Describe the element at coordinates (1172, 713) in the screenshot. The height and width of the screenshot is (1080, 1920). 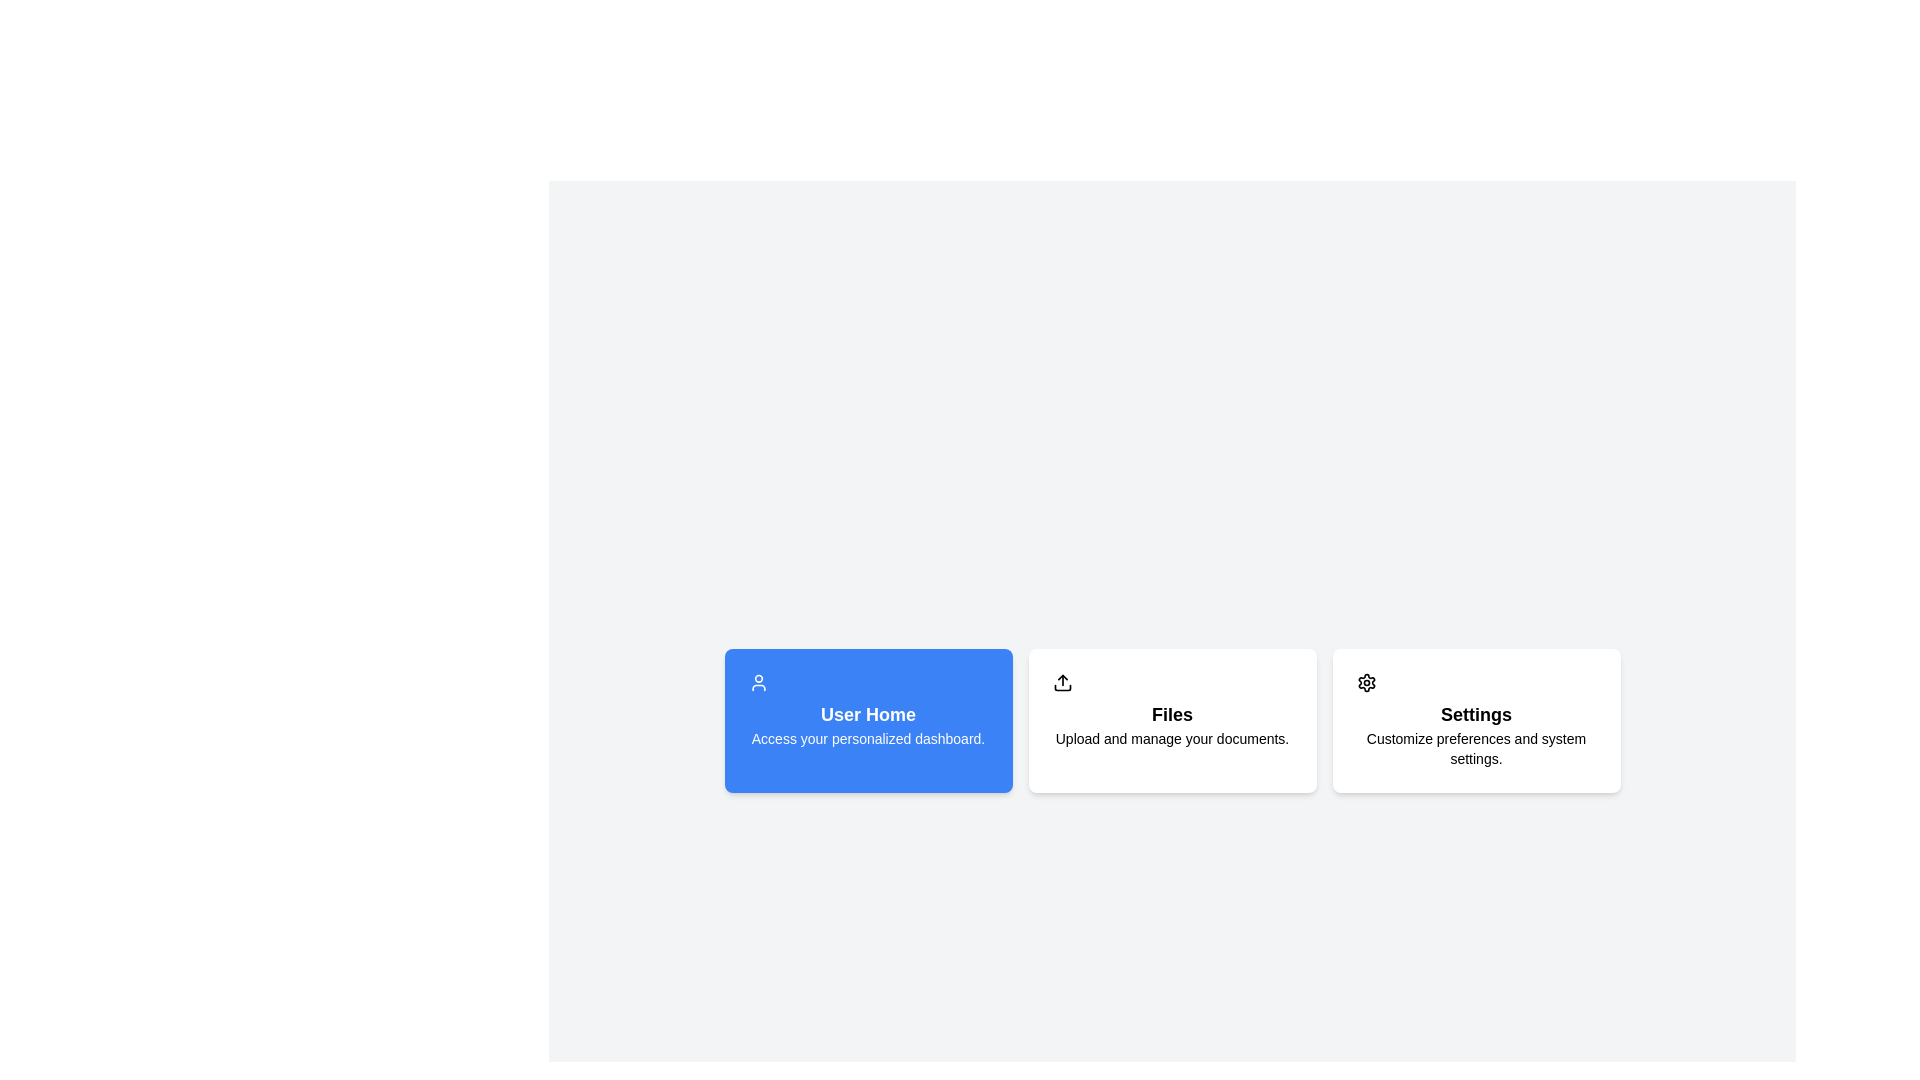
I see `the bold text label 'Files' located at the top of a white card, situated between the 'User Home' card and the 'Settings' card` at that location.